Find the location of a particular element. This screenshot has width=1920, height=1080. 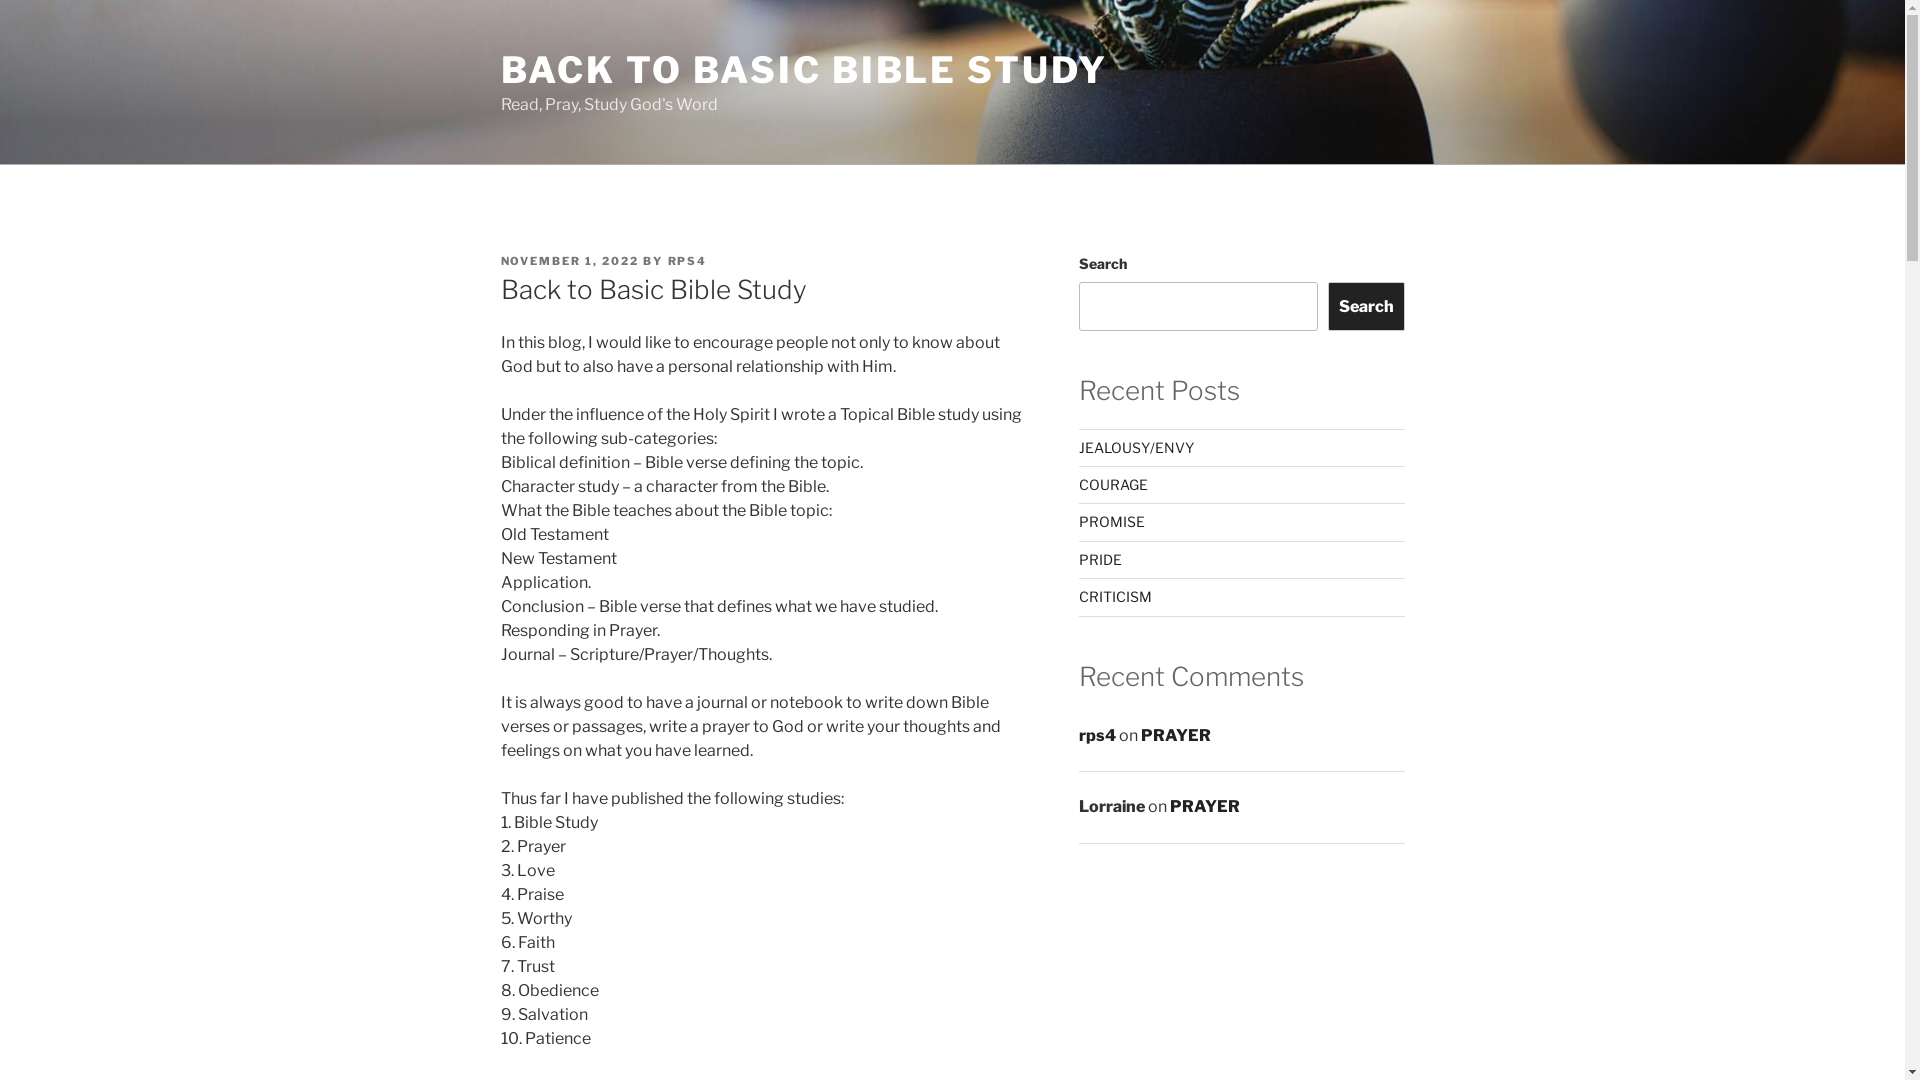

'Search' is located at coordinates (1365, 305).